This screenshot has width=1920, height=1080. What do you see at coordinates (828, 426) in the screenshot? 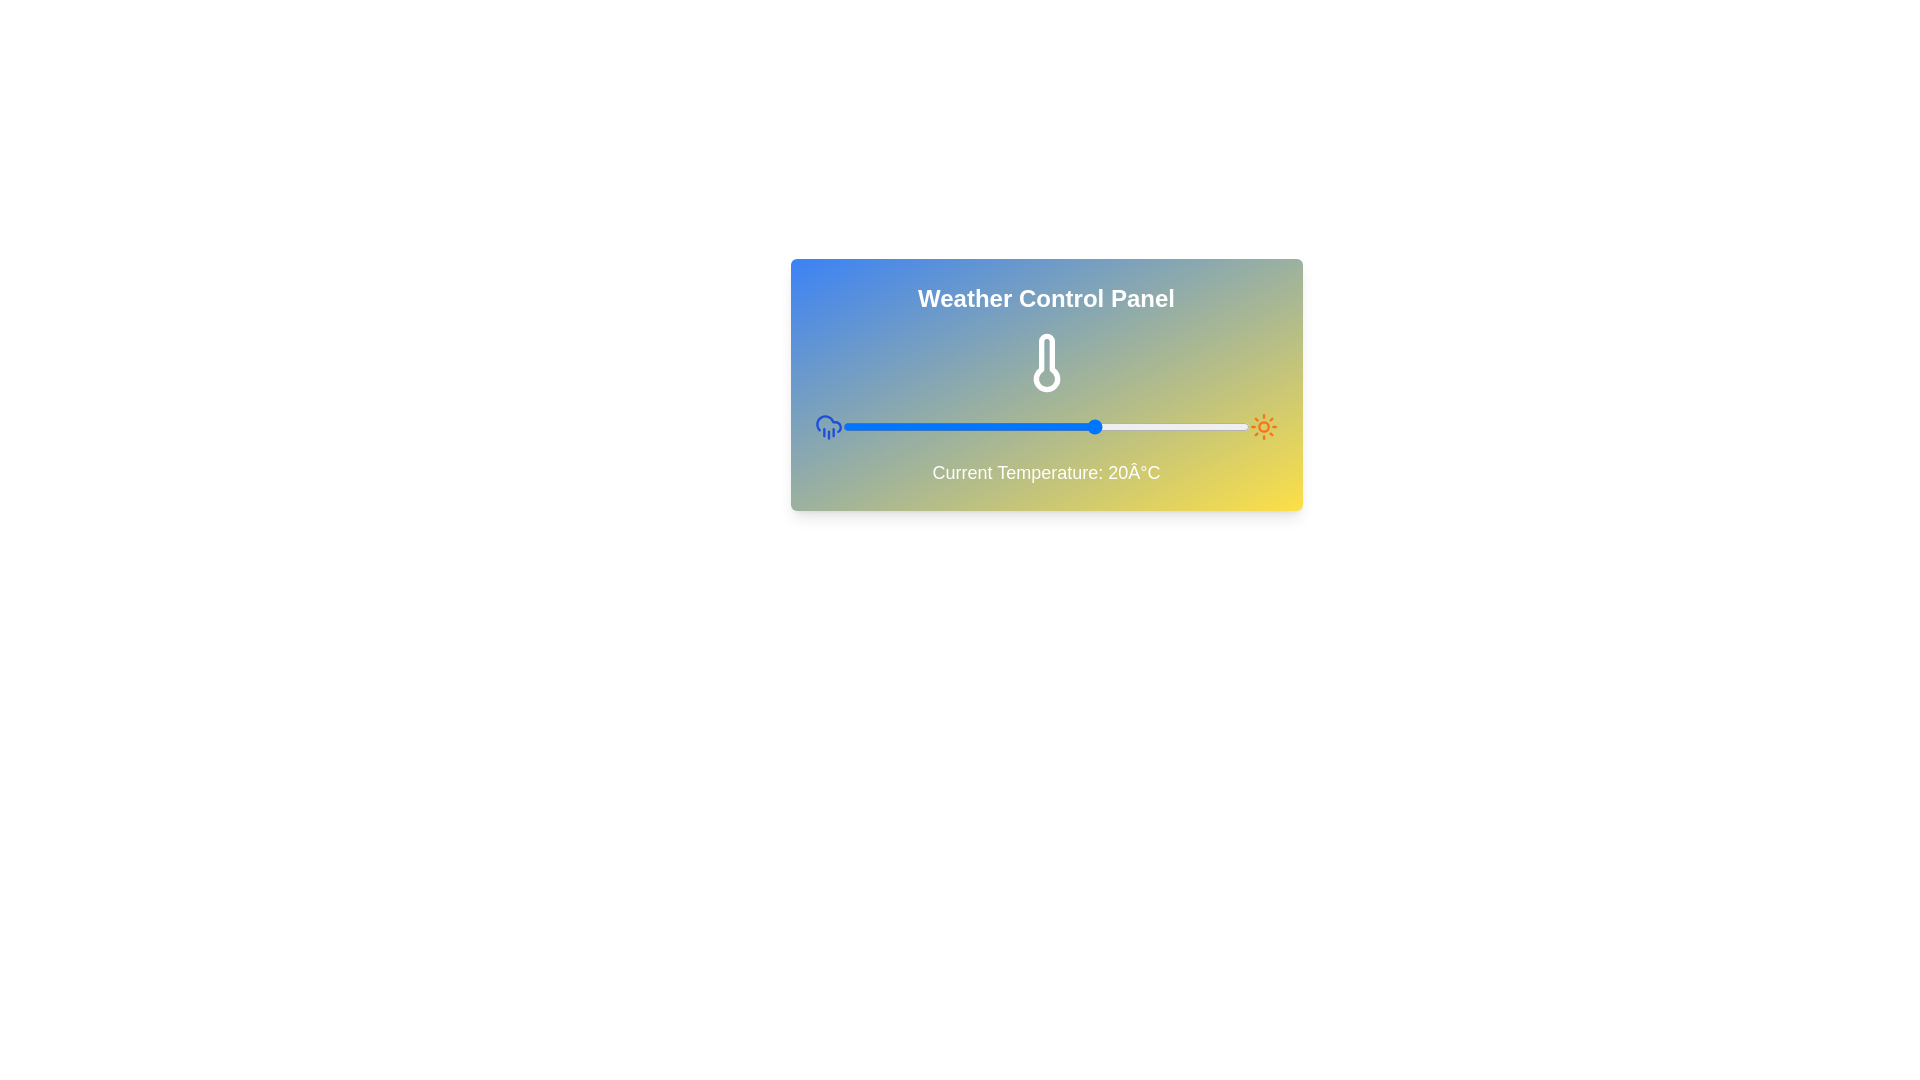
I see `the rain icon to simulate interaction` at bounding box center [828, 426].